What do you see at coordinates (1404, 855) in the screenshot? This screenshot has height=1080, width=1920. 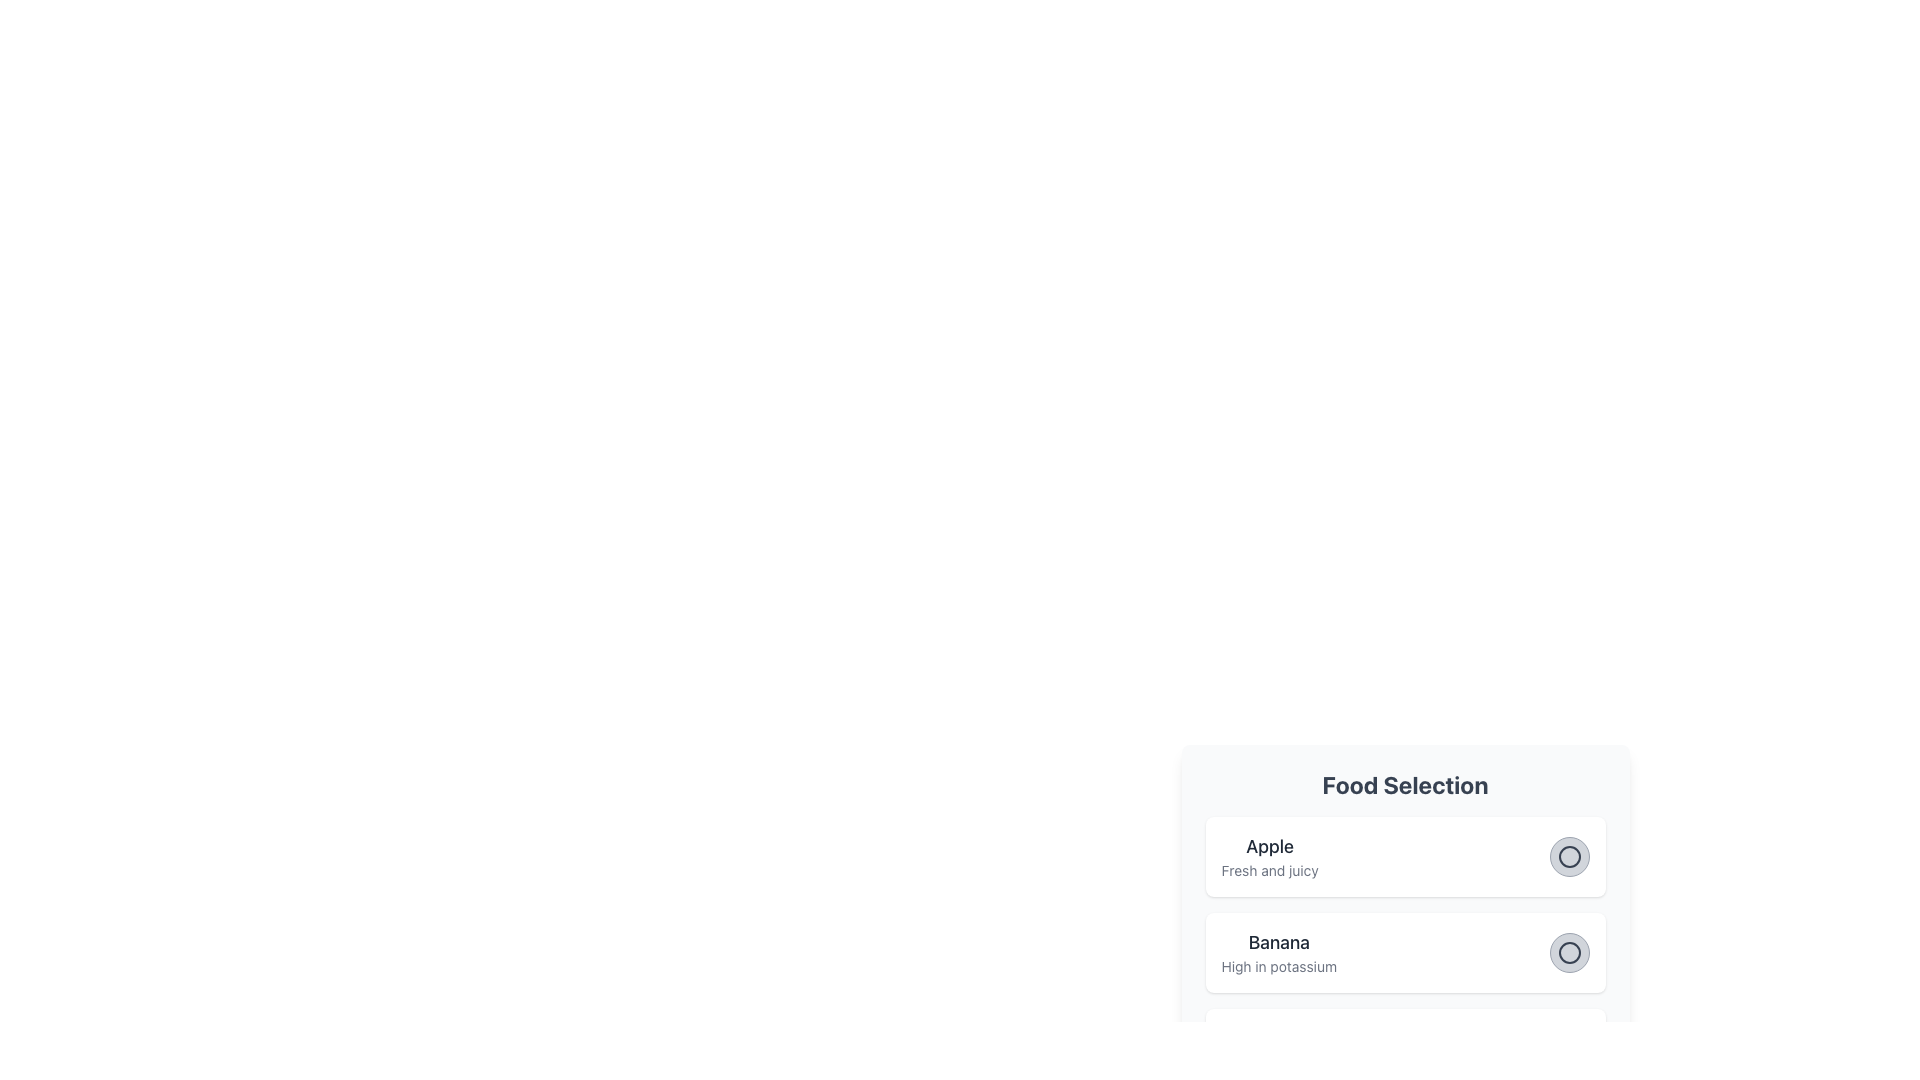 I see `the selectable item card representing 'Apple' in the 'Food Selection' list` at bounding box center [1404, 855].